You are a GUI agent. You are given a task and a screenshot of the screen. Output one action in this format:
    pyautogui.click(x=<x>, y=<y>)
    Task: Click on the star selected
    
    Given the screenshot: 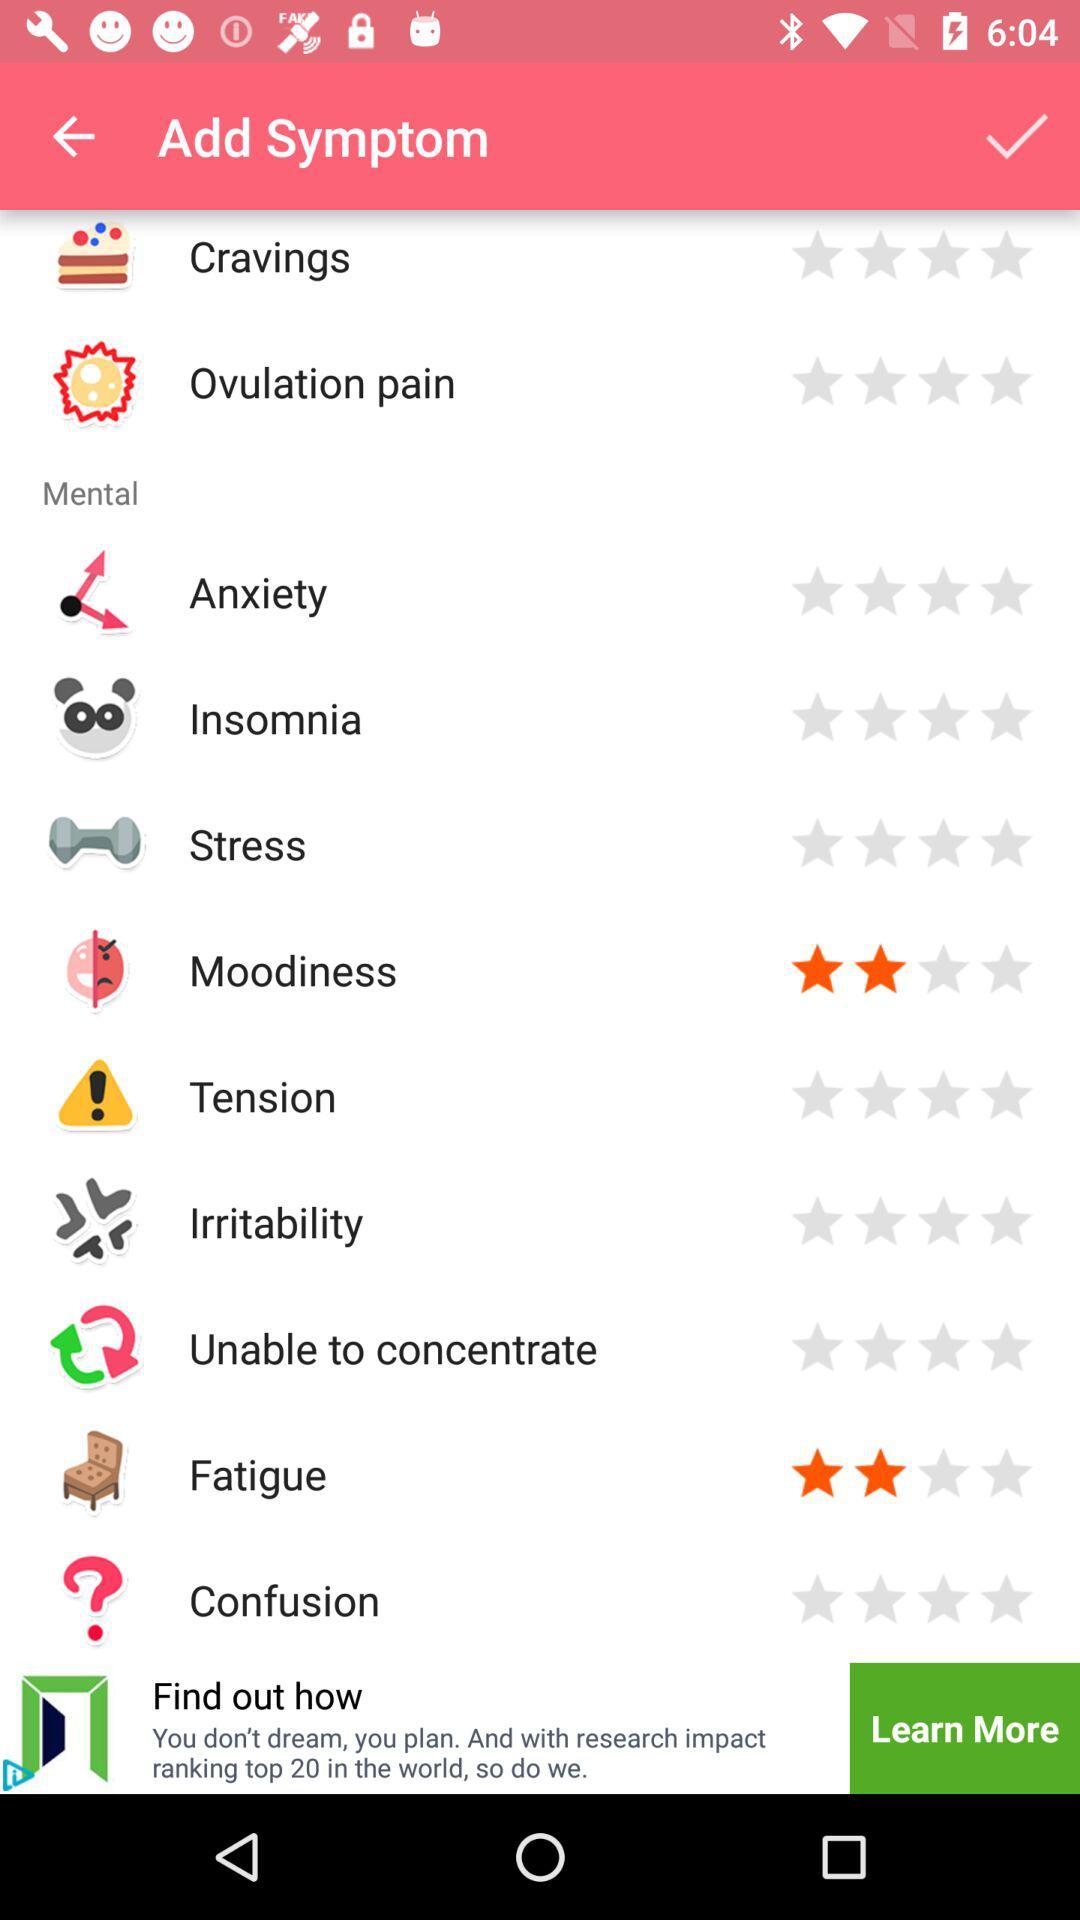 What is the action you would take?
    pyautogui.click(x=879, y=969)
    